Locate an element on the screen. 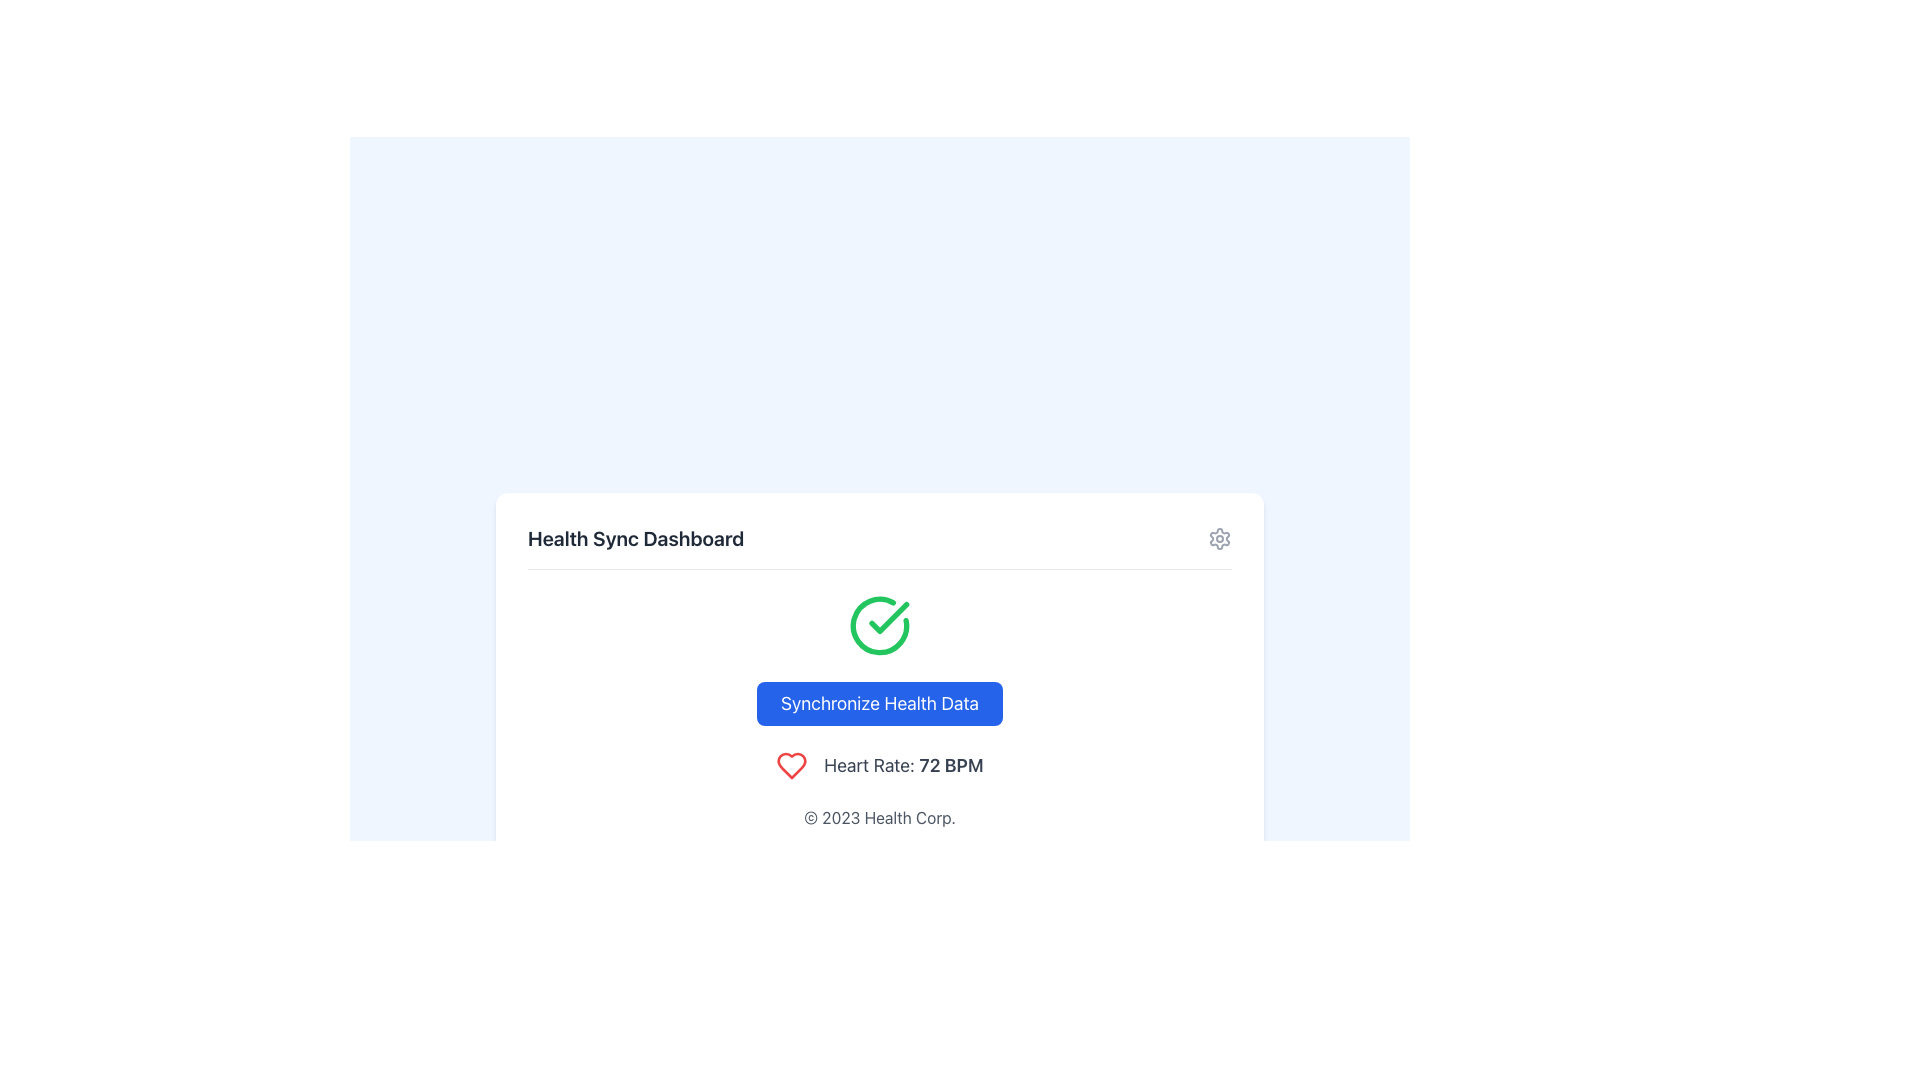  the heart-shaped icon with a red border and fill, located to the left of the text 'Heart Rate: 72 BPM' is located at coordinates (791, 765).